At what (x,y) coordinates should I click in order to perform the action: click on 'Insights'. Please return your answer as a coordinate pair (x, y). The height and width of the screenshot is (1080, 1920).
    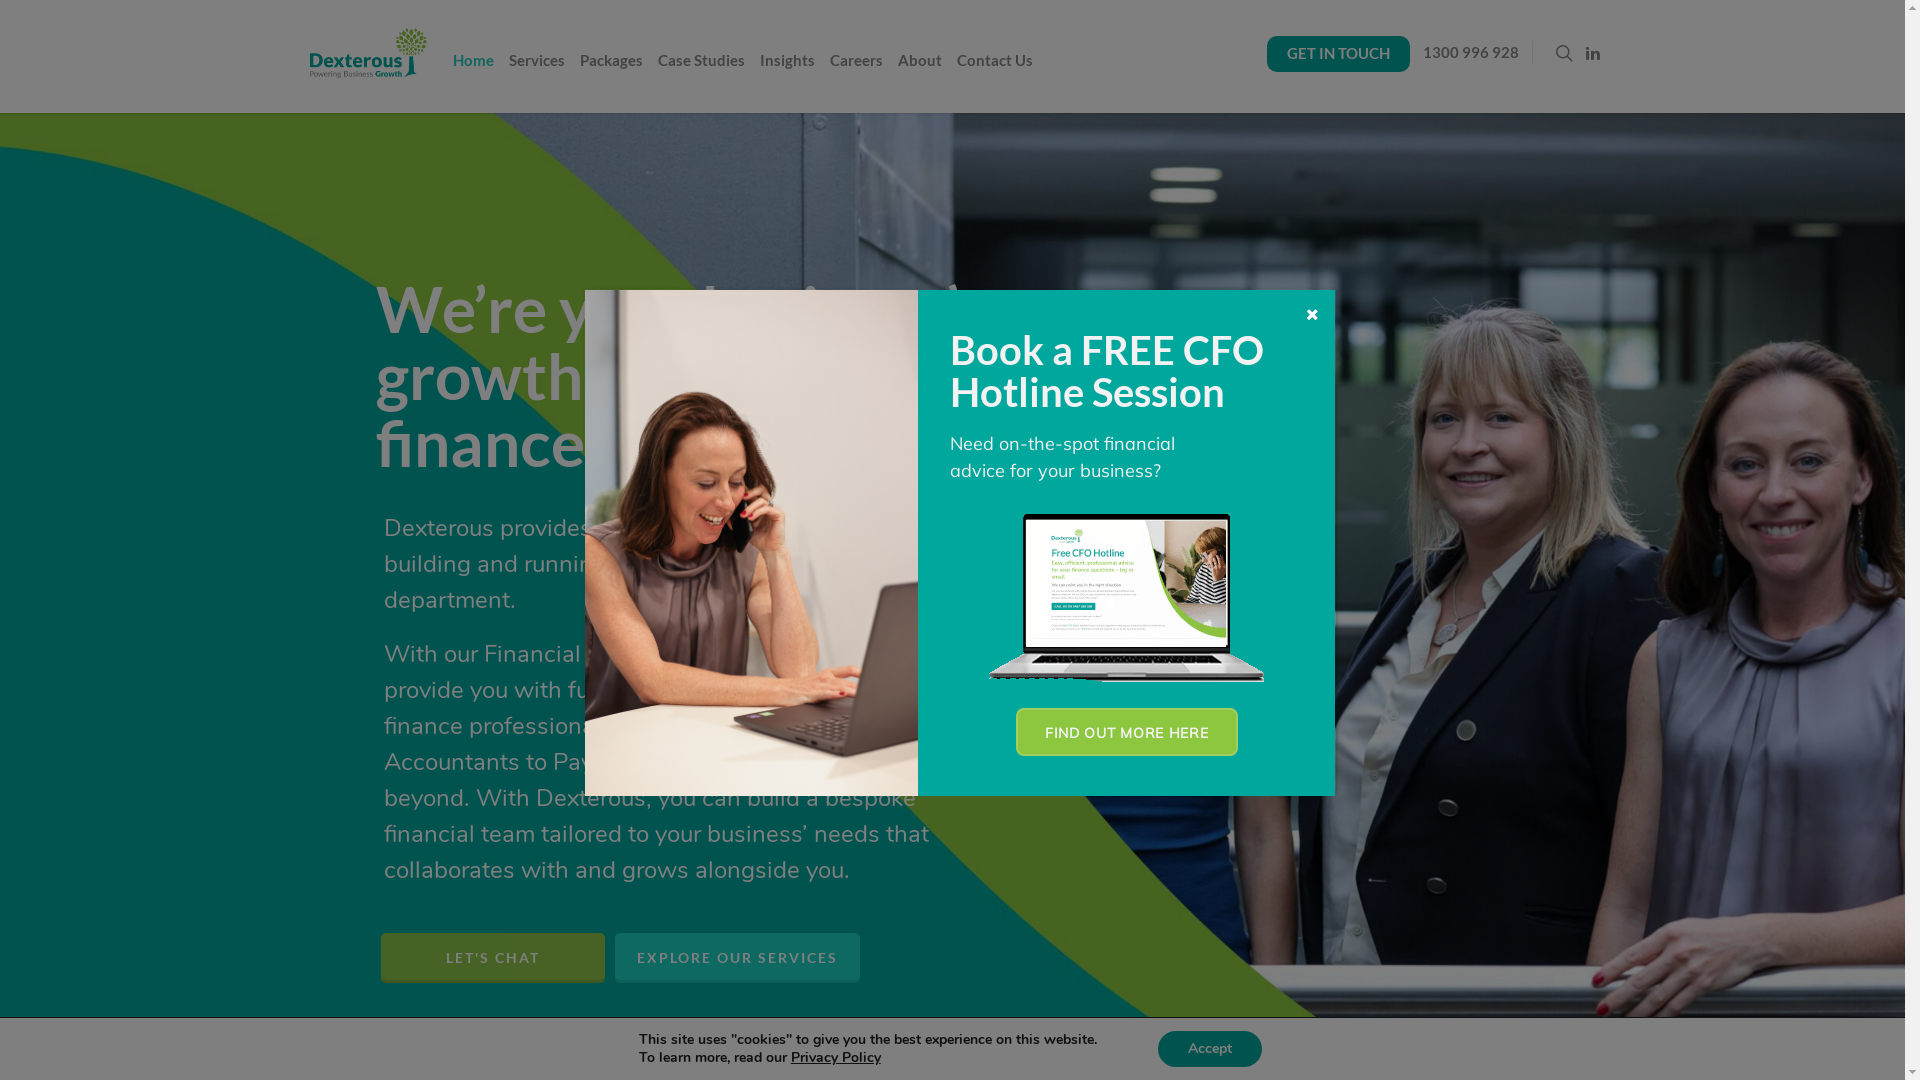
    Looking at the image, I should click on (792, 73).